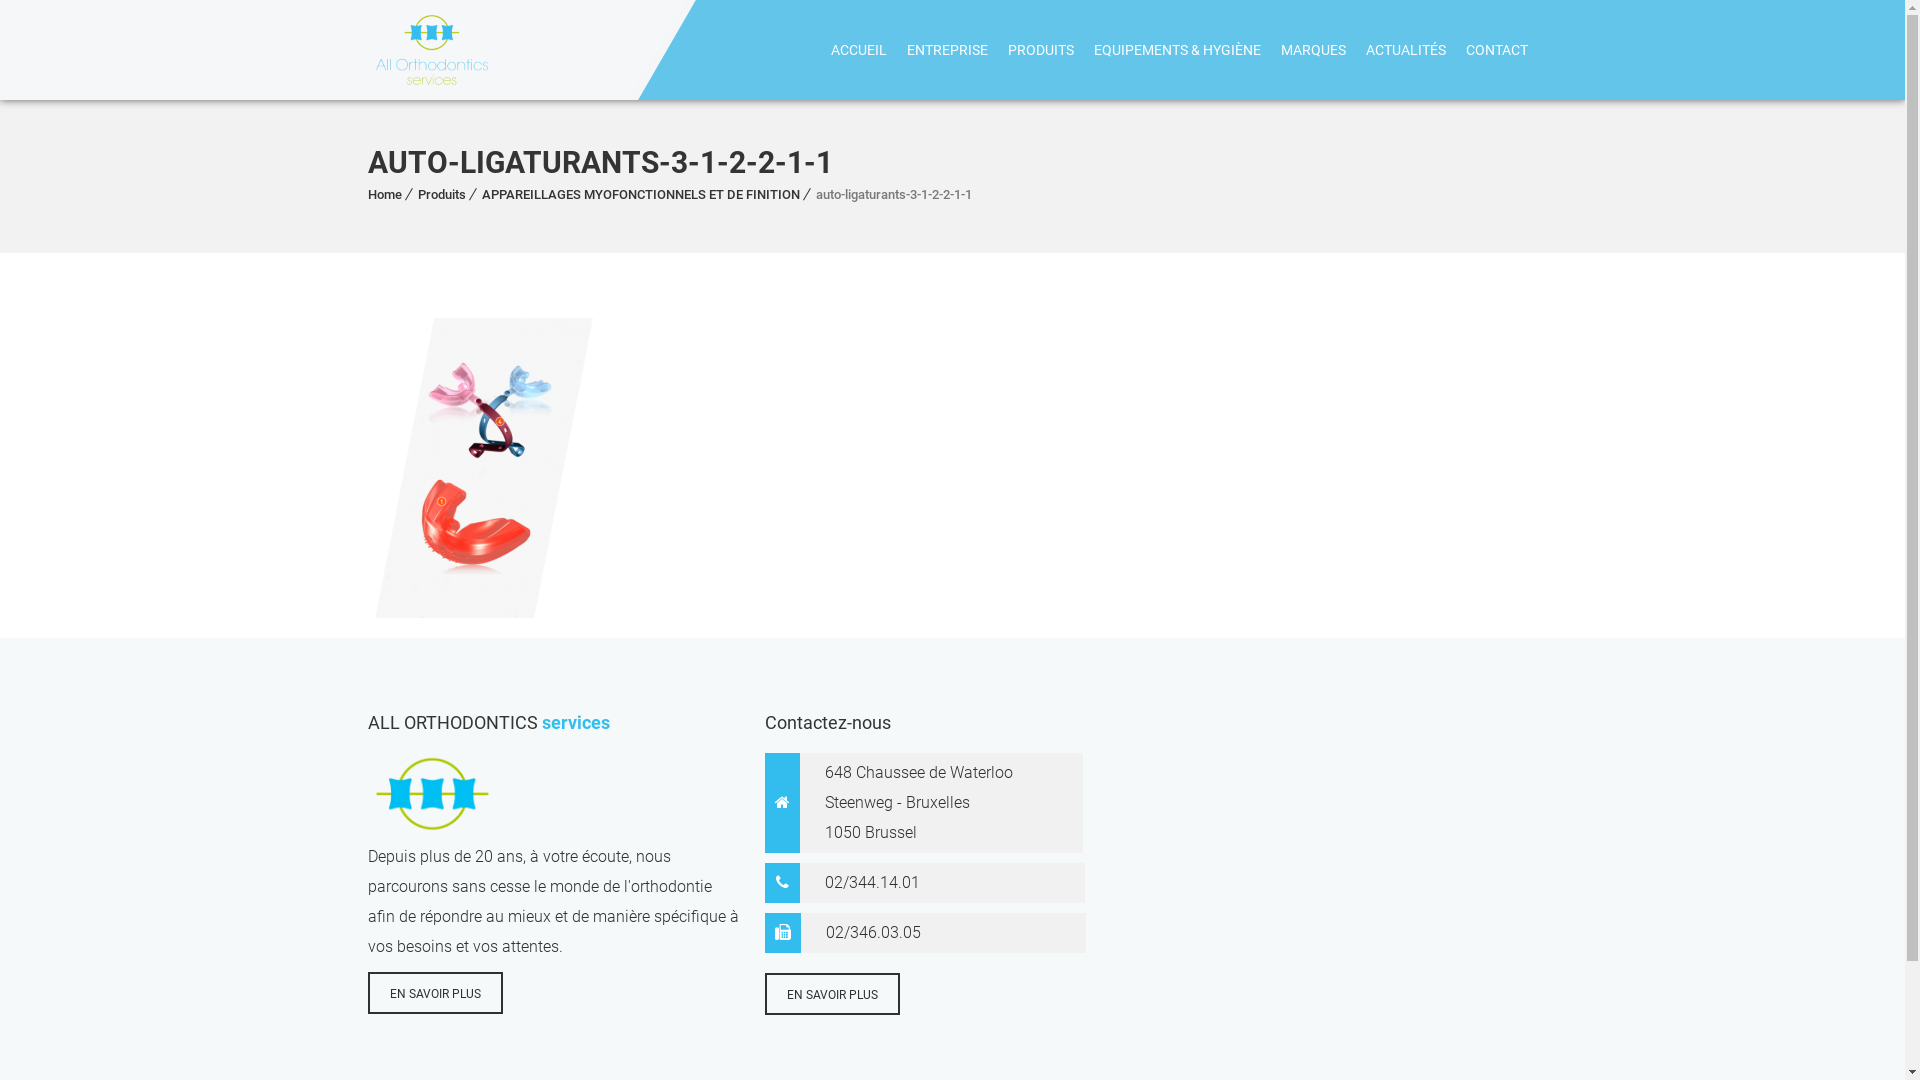  I want to click on 'All Ortho', so click(368, 49).